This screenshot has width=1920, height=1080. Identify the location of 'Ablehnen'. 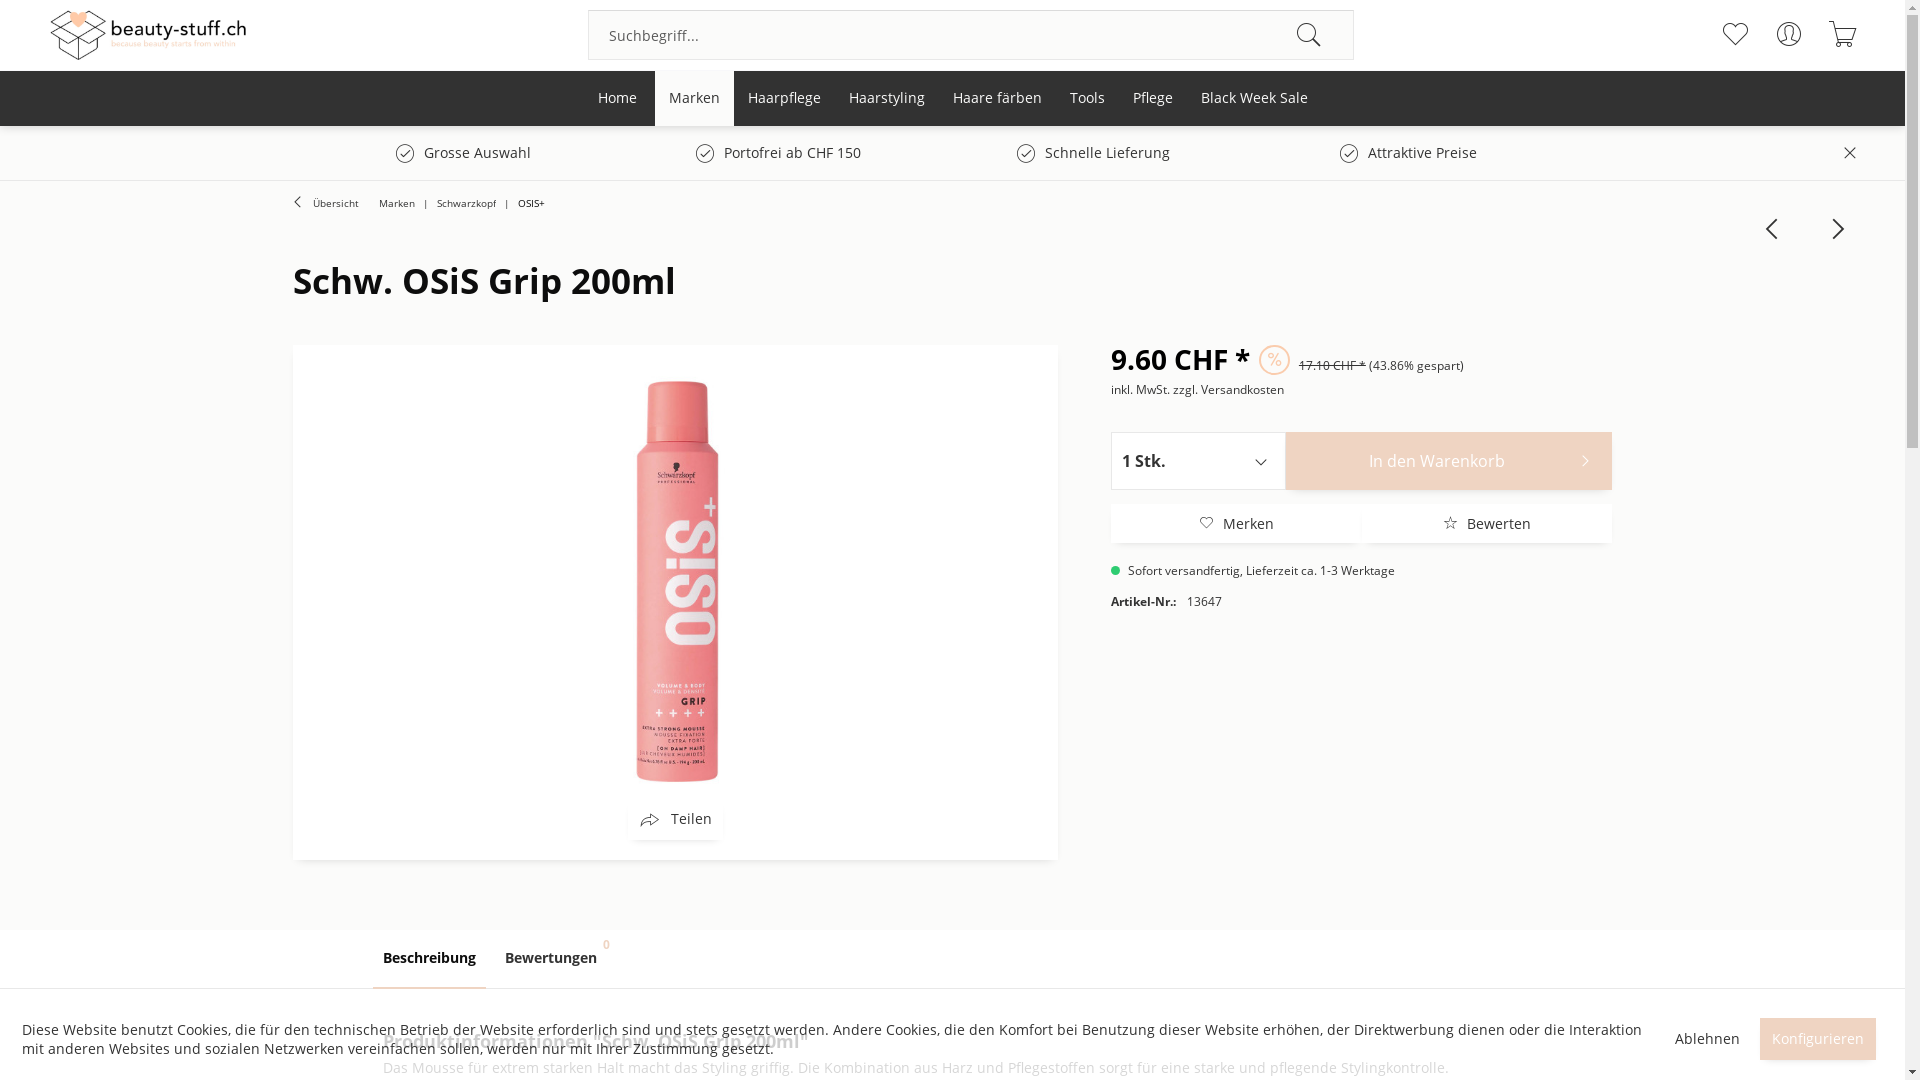
(1706, 1037).